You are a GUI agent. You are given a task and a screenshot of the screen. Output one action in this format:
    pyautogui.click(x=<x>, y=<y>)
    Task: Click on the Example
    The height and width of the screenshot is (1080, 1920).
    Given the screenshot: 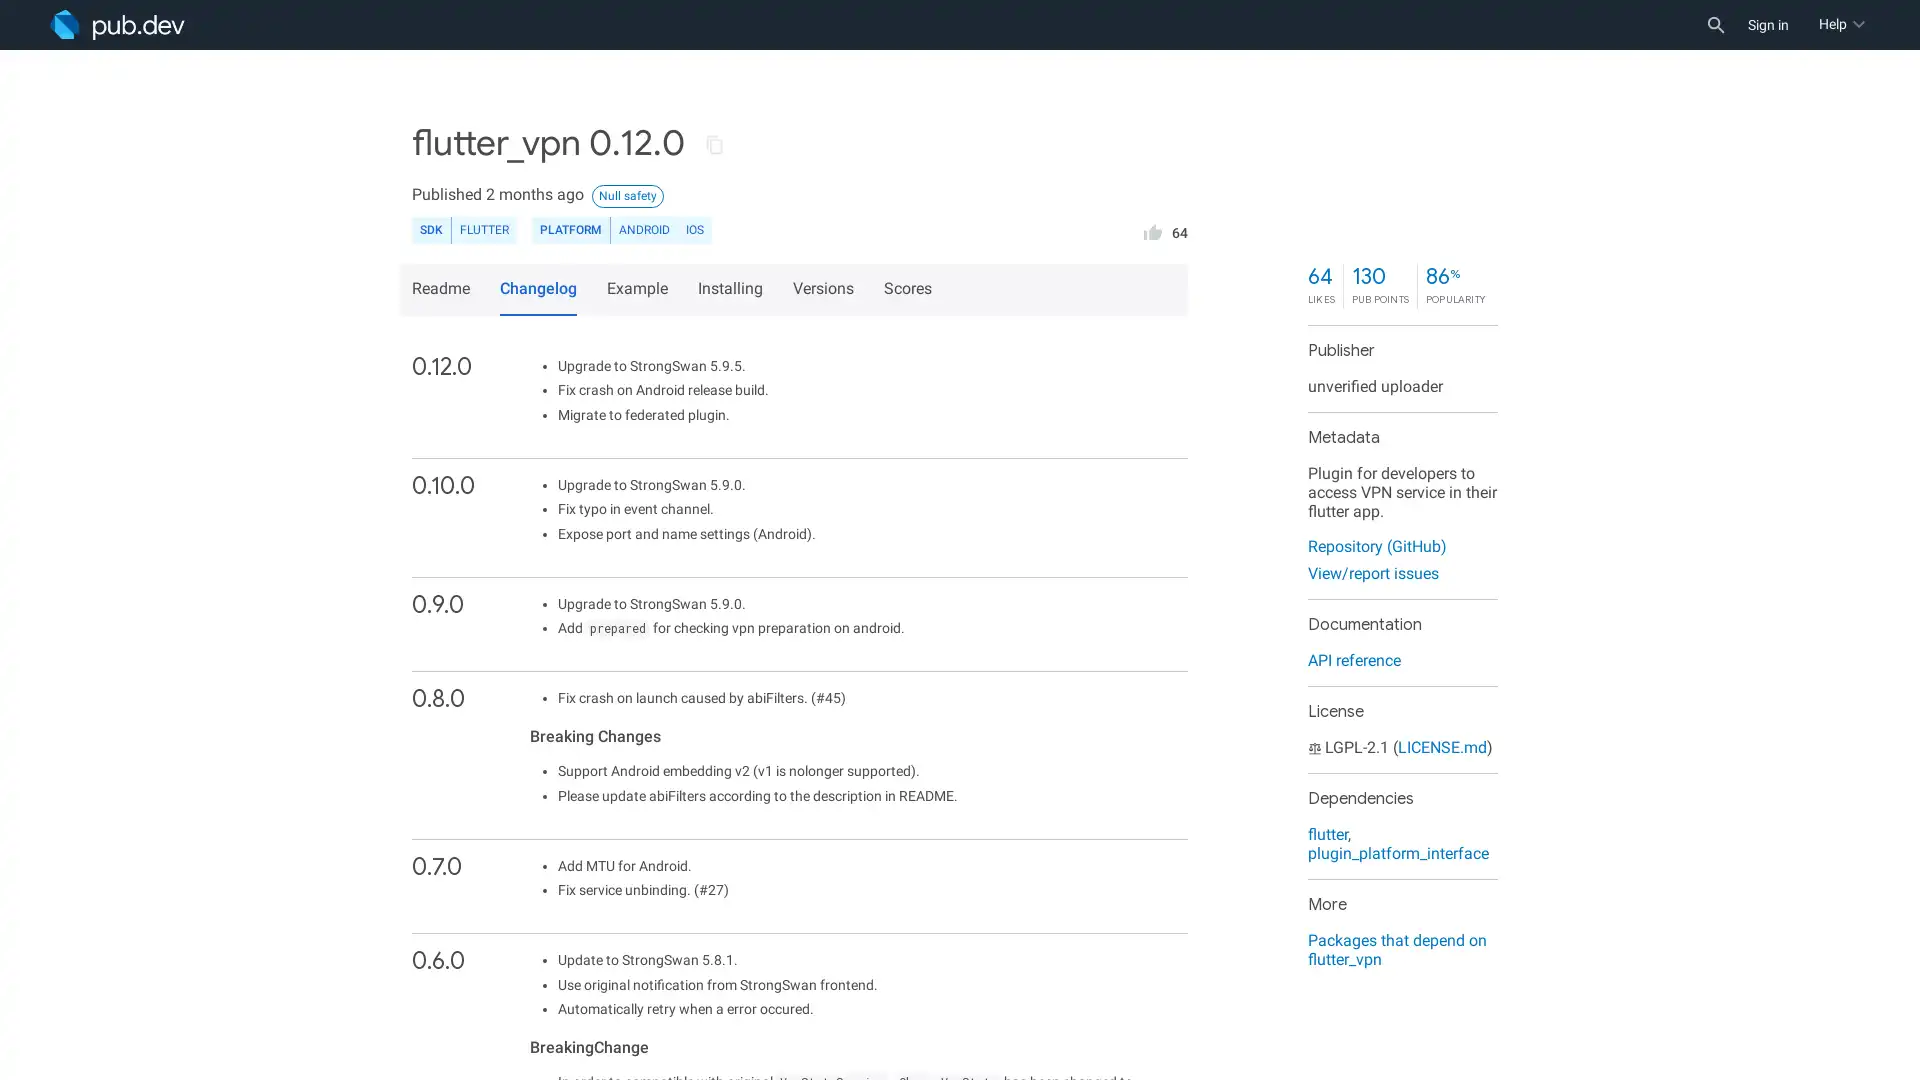 What is the action you would take?
    pyautogui.click(x=640, y=289)
    